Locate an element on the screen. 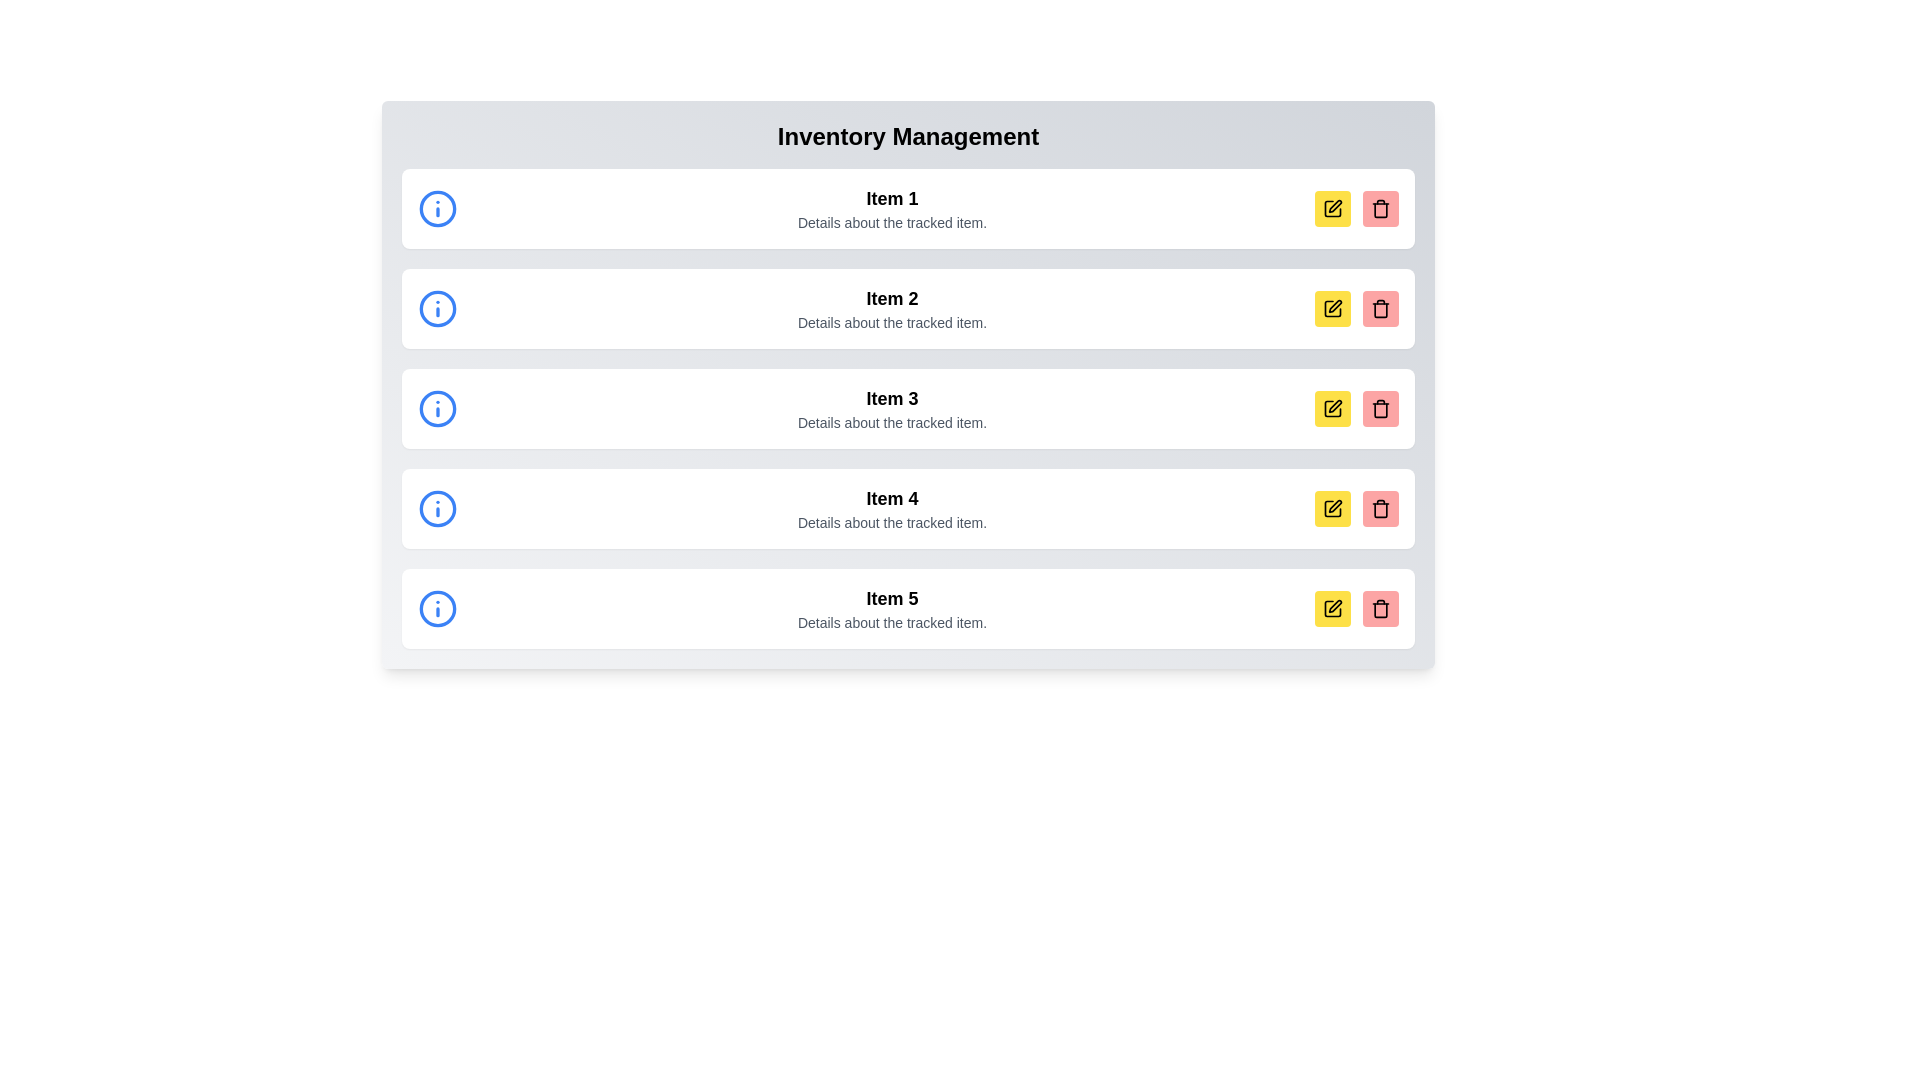 The width and height of the screenshot is (1920, 1080). the yellow edit button with a rounded shape and a black pen icon located immediately to the right of 'Item 2' to initiate an edit action is located at coordinates (1333, 308).